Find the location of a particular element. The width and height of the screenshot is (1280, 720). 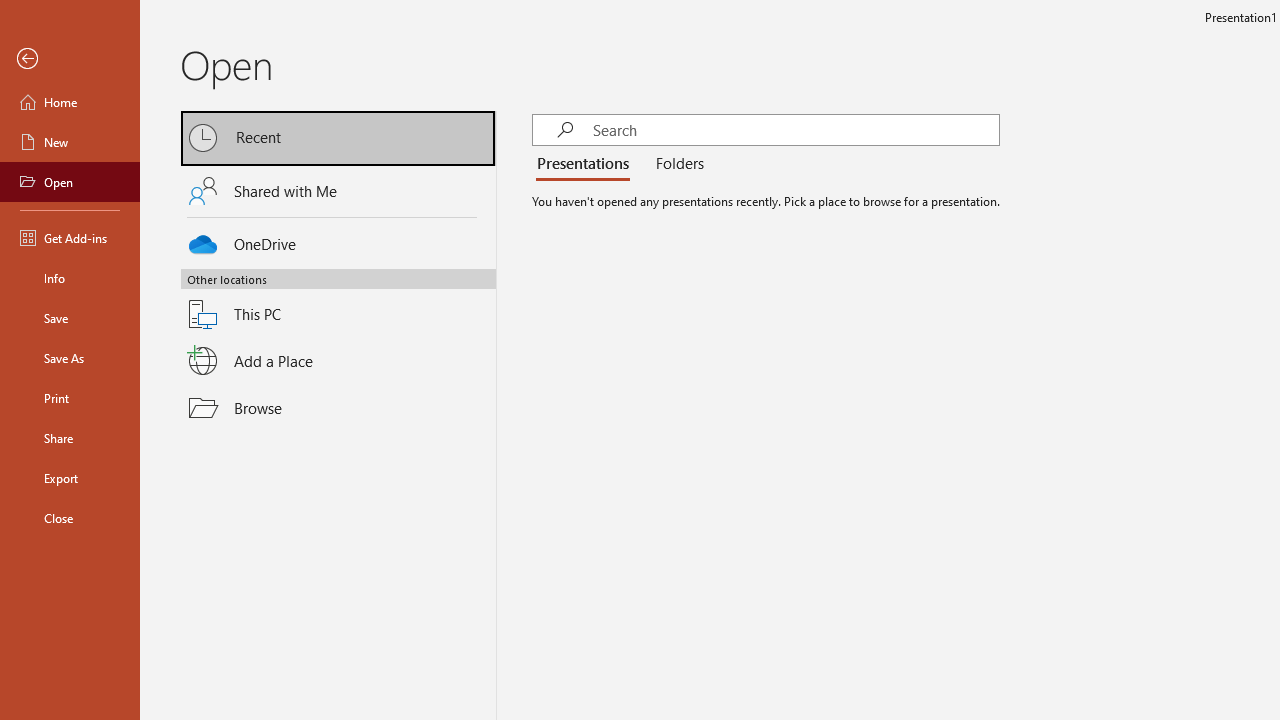

'Recent' is located at coordinates (338, 137).